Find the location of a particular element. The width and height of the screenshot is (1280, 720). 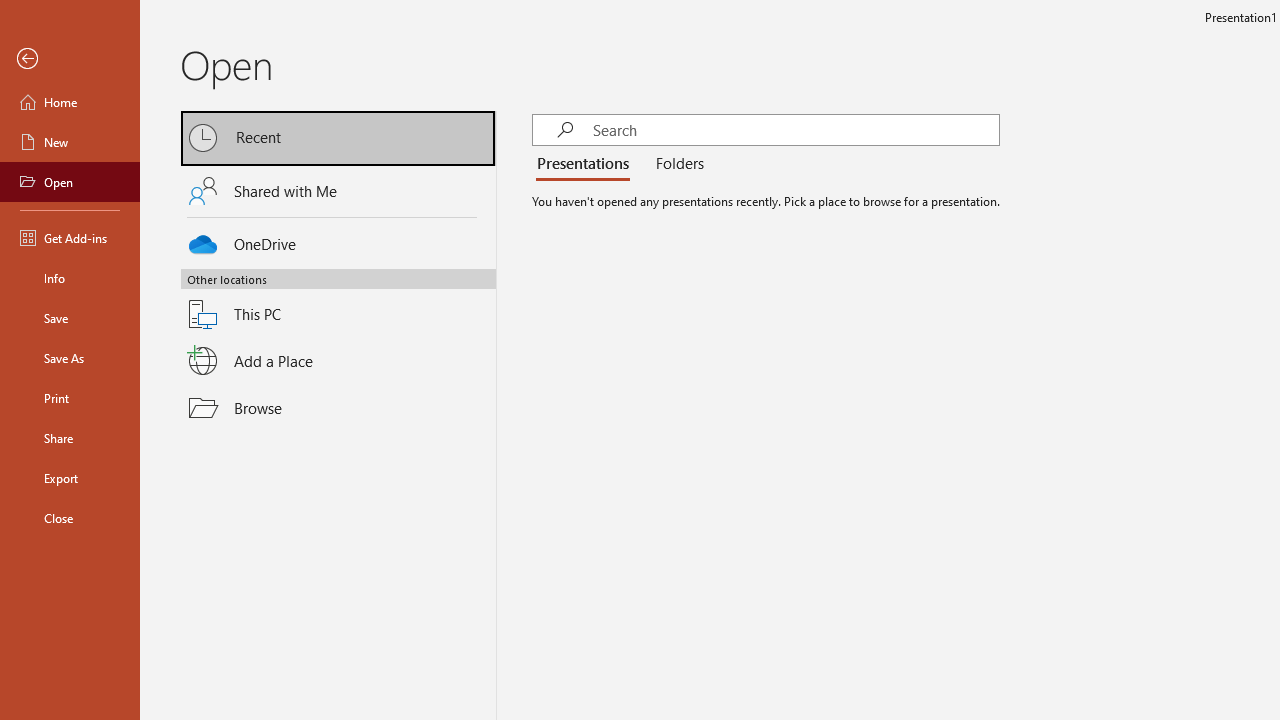

'Recent' is located at coordinates (338, 137).